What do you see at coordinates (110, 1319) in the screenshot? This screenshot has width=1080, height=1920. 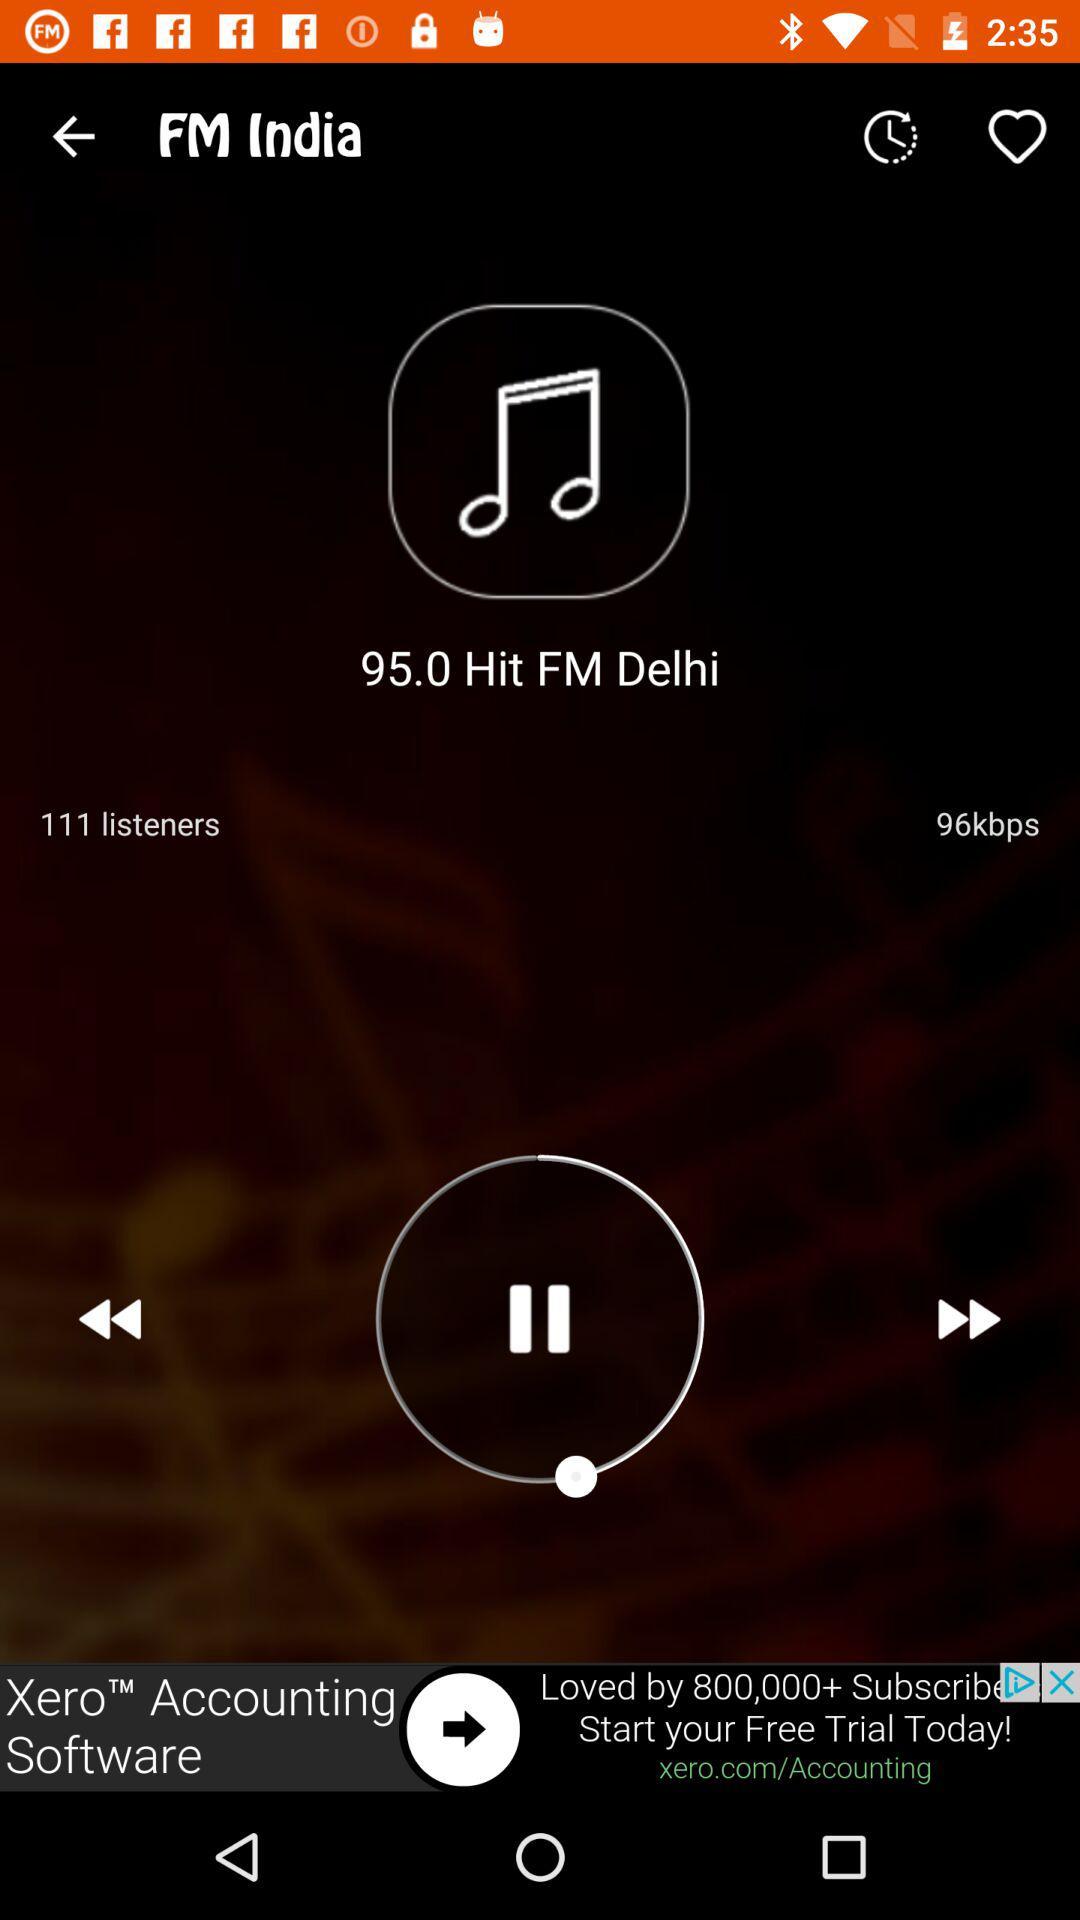 I see `previous song` at bounding box center [110, 1319].